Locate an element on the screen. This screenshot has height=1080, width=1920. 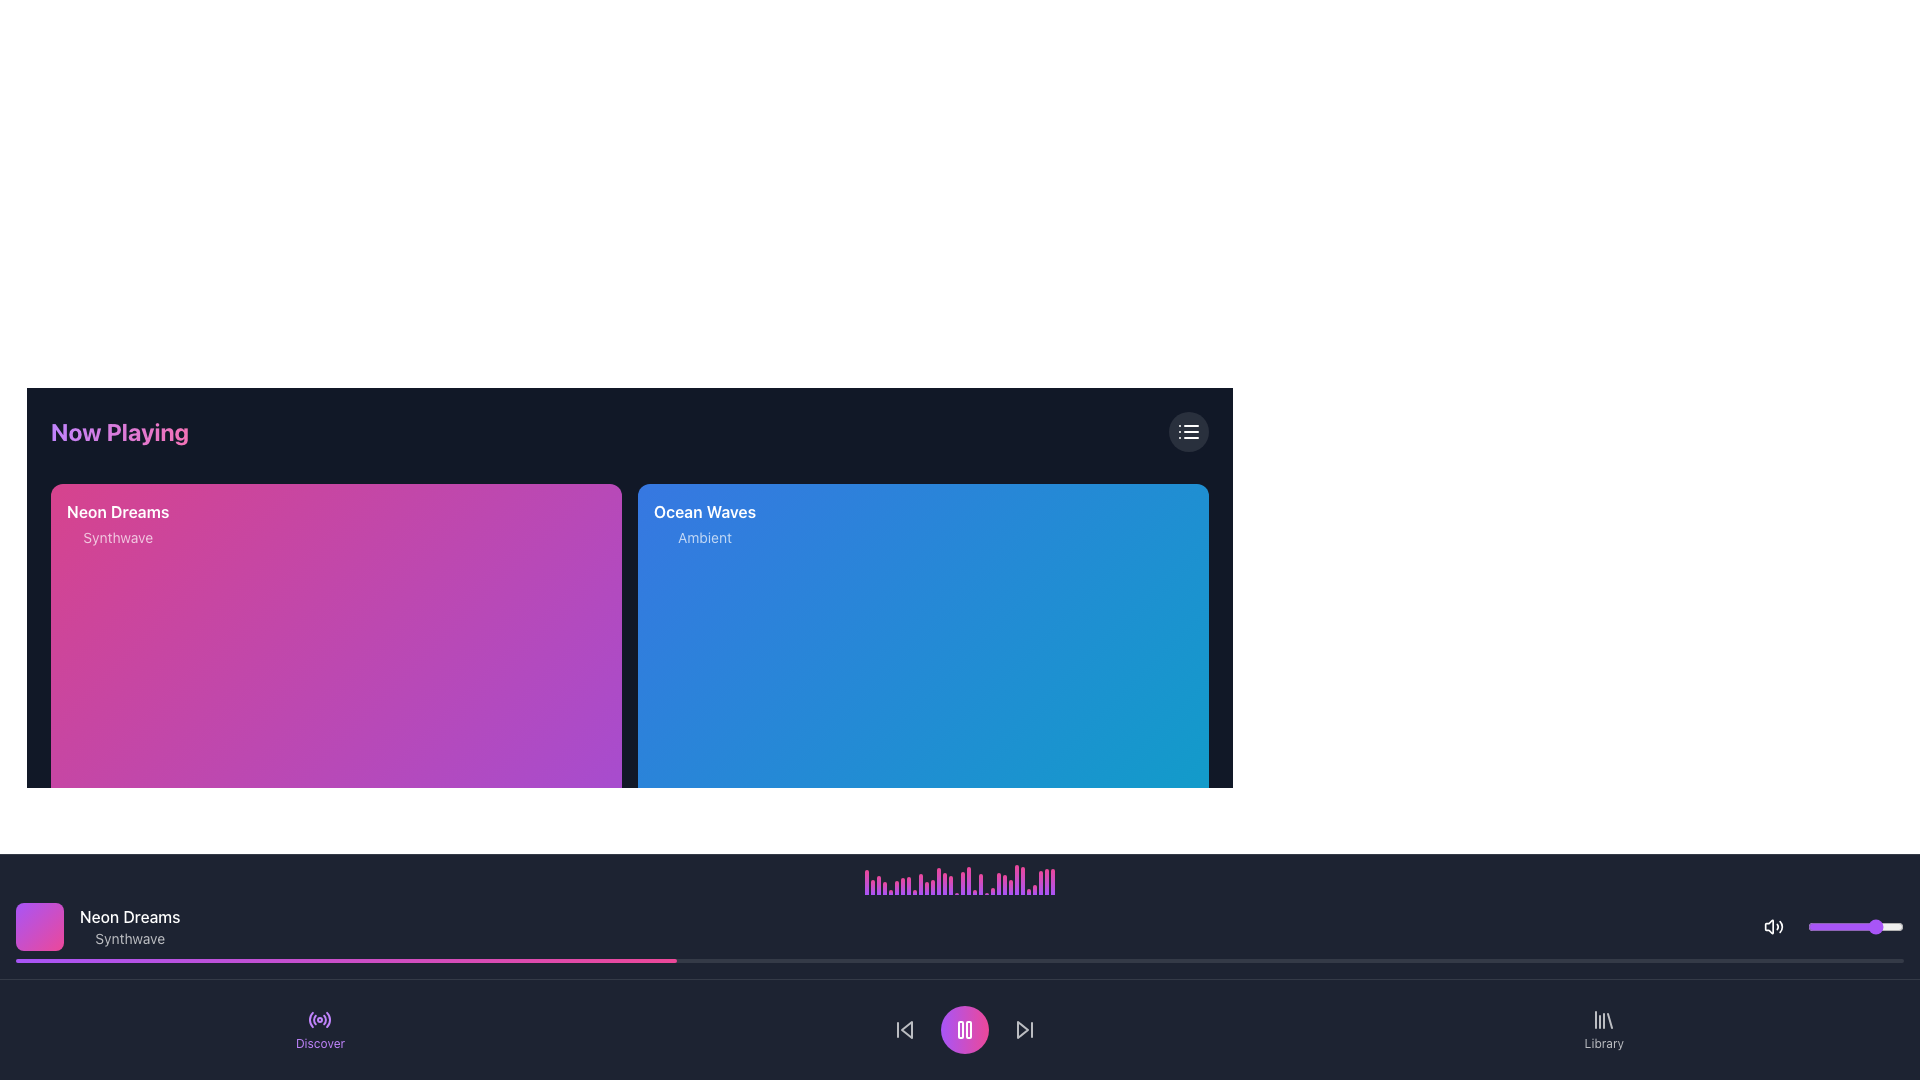
the interactive button with a heart-shaped icon located at the top-right of the 'Neon Dreams' card is located at coordinates (587, 523).